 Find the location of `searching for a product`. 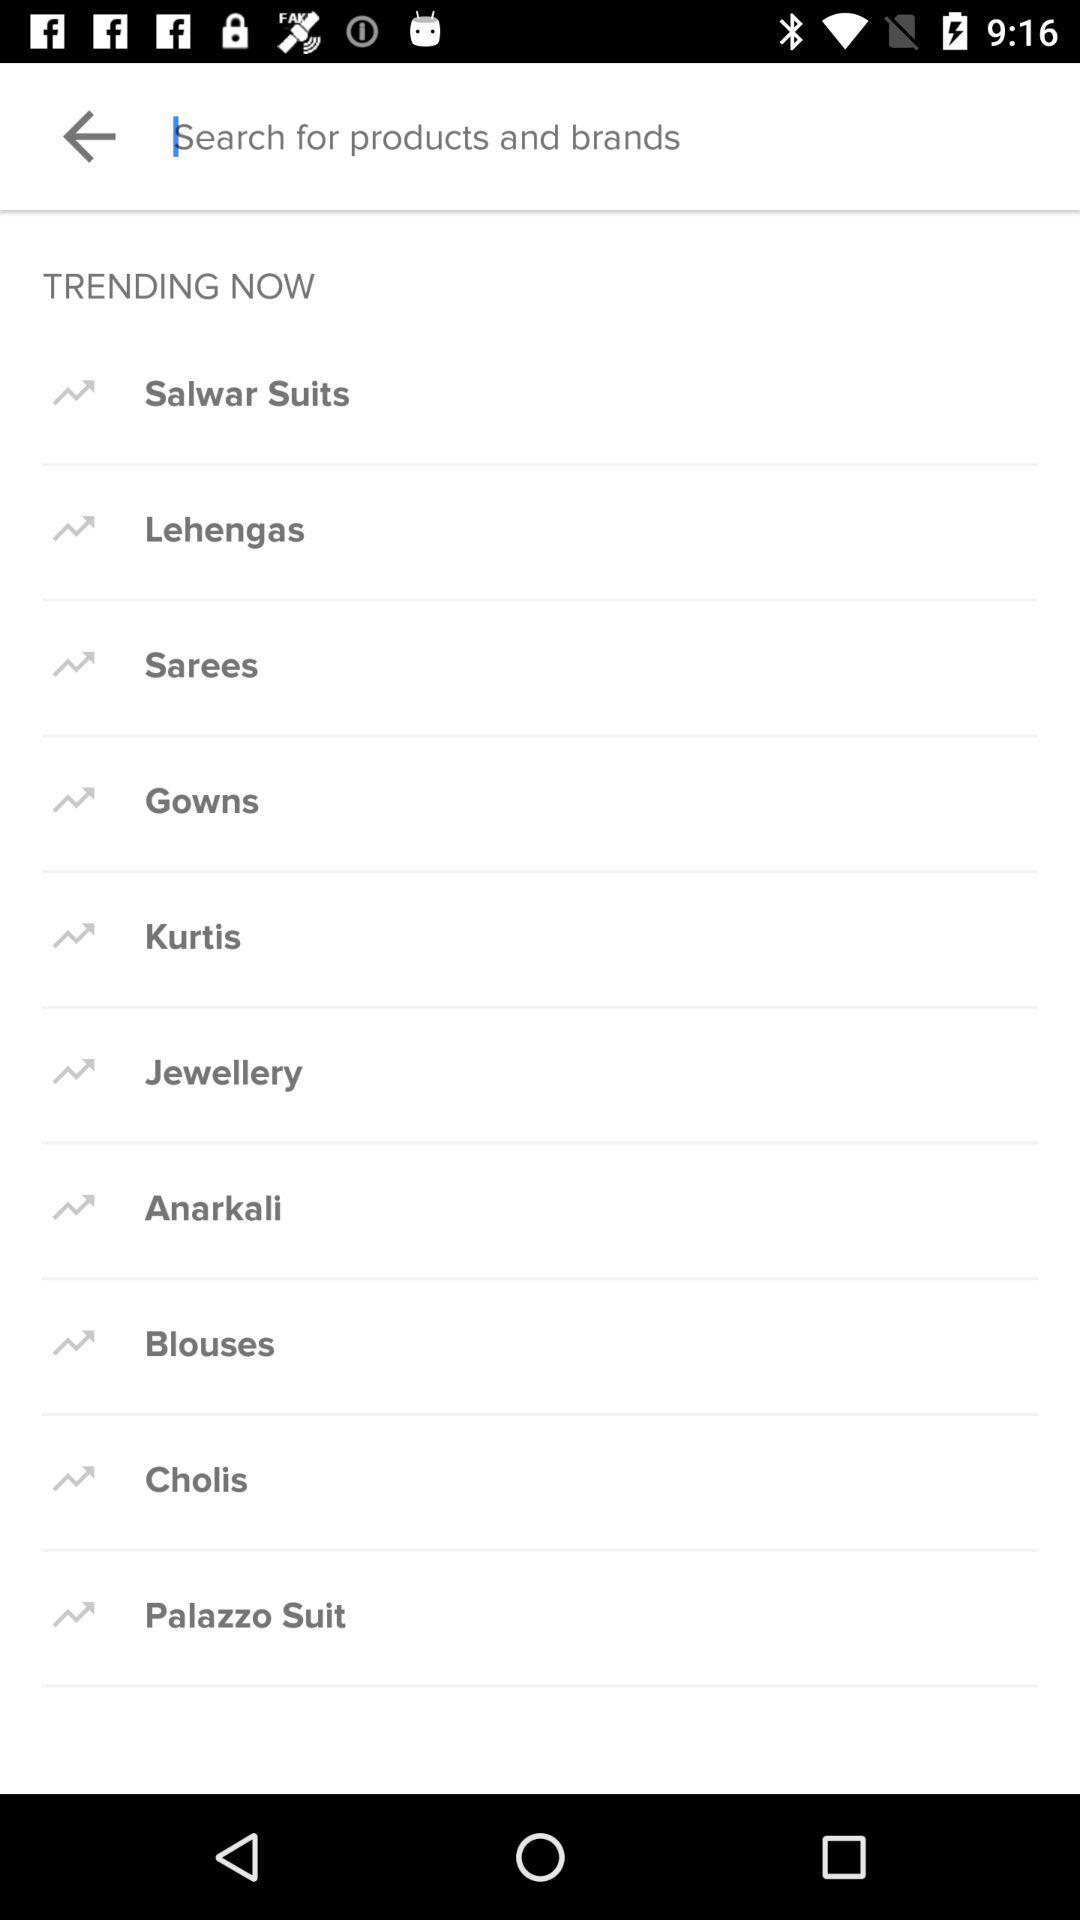

searching for a product is located at coordinates (625, 135).